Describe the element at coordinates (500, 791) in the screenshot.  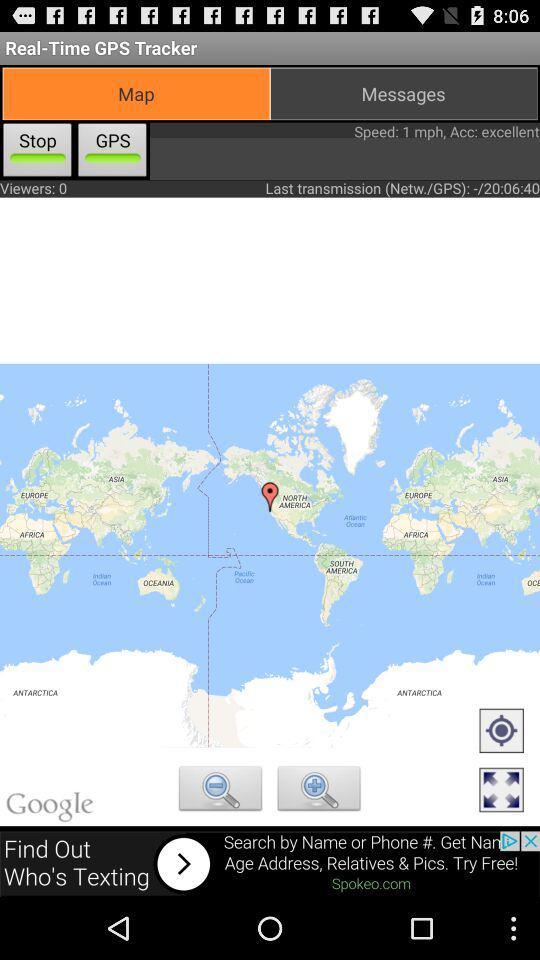
I see `open full screen view` at that location.